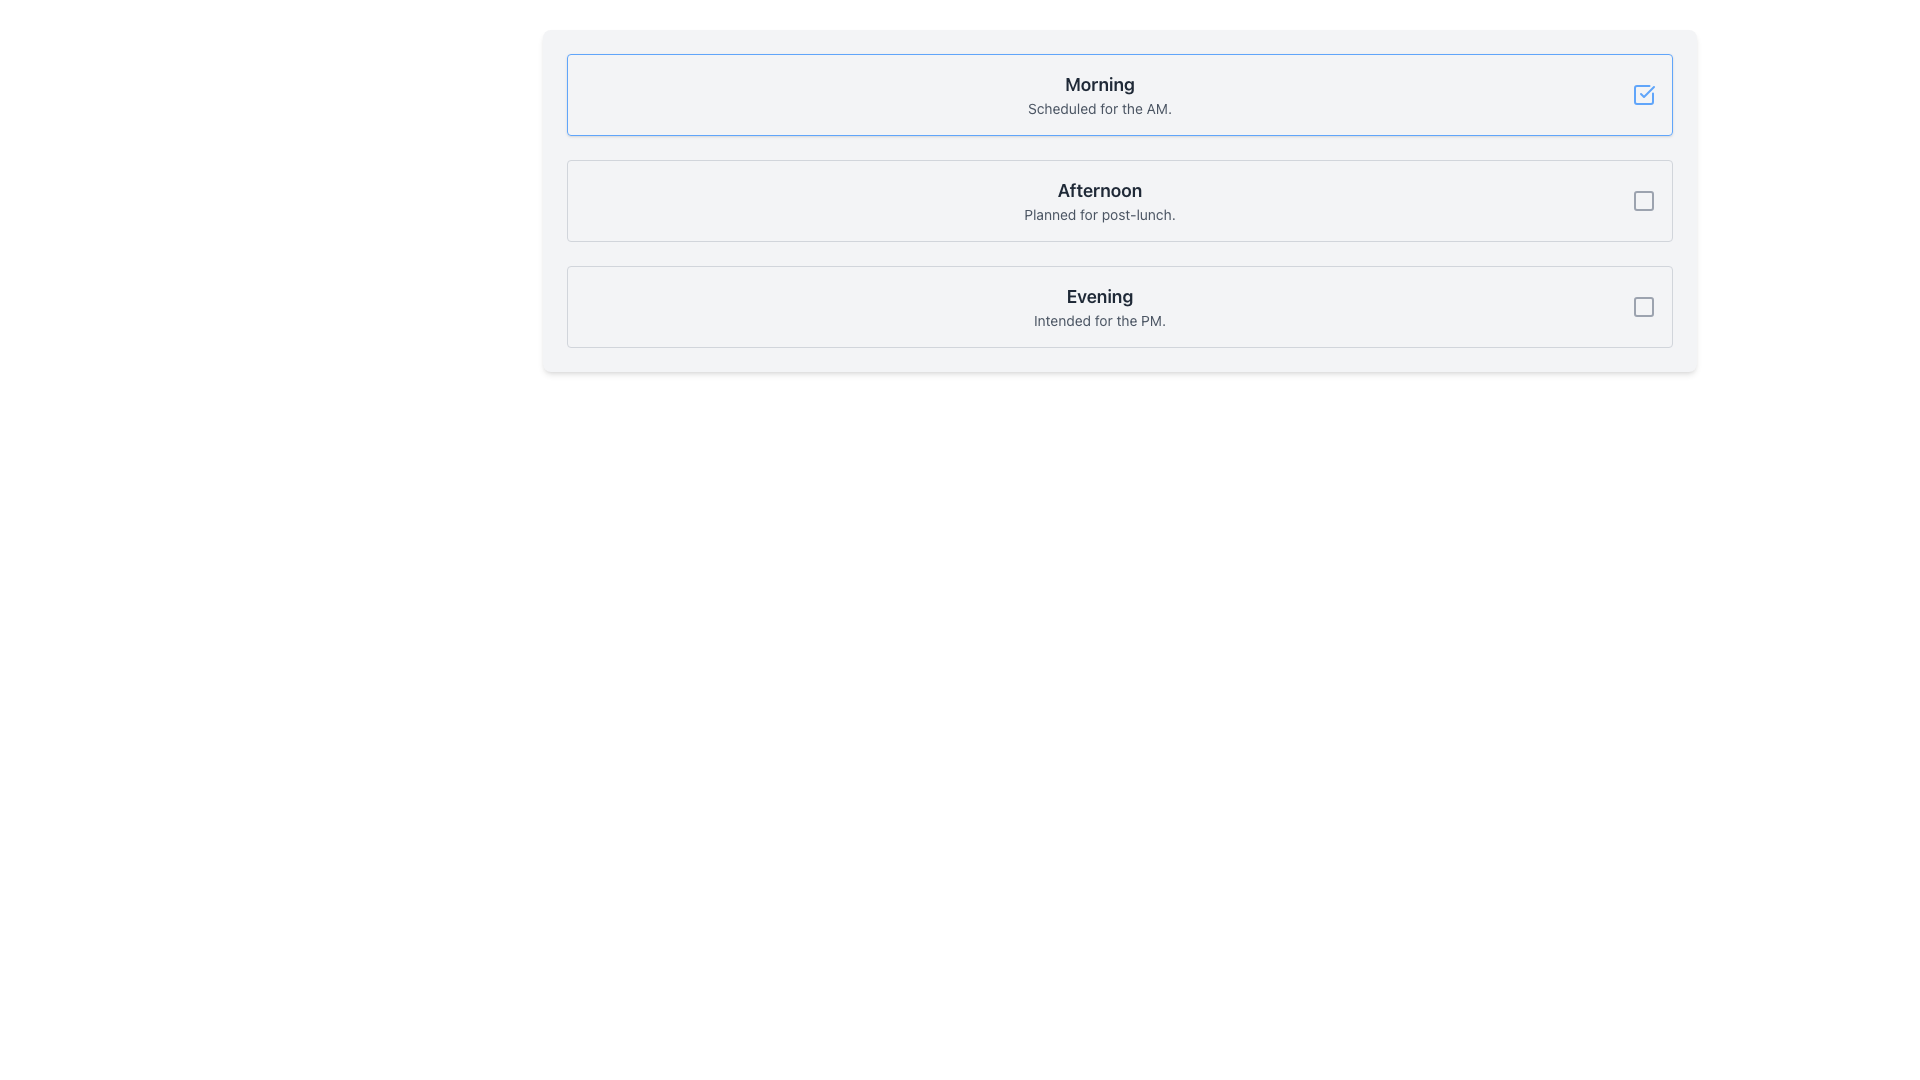  What do you see at coordinates (1643, 95) in the screenshot?
I see `SVG icon representing a square with a check mark in it, located in the top-right corner of the 'Morning' section` at bounding box center [1643, 95].